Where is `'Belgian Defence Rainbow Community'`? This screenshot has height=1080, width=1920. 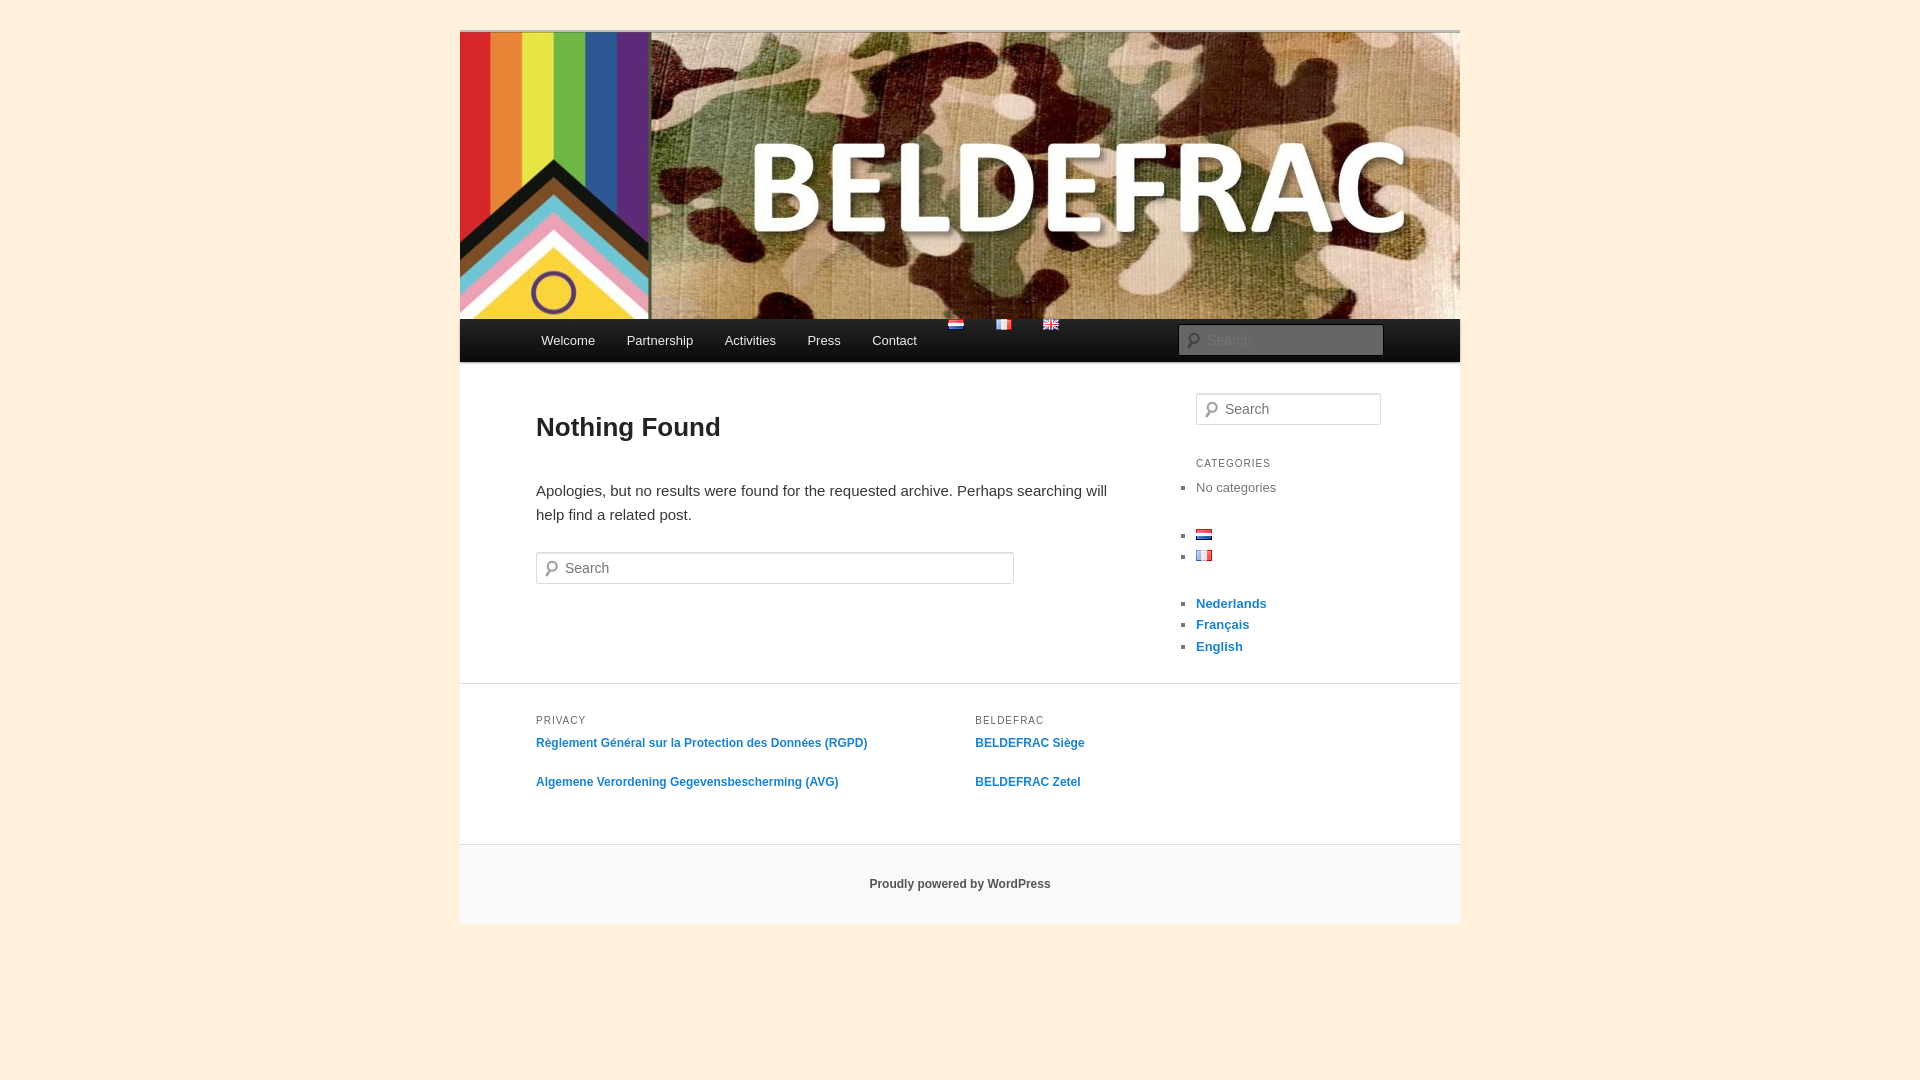 'Belgian Defence Rainbow Community' is located at coordinates (536, 104).